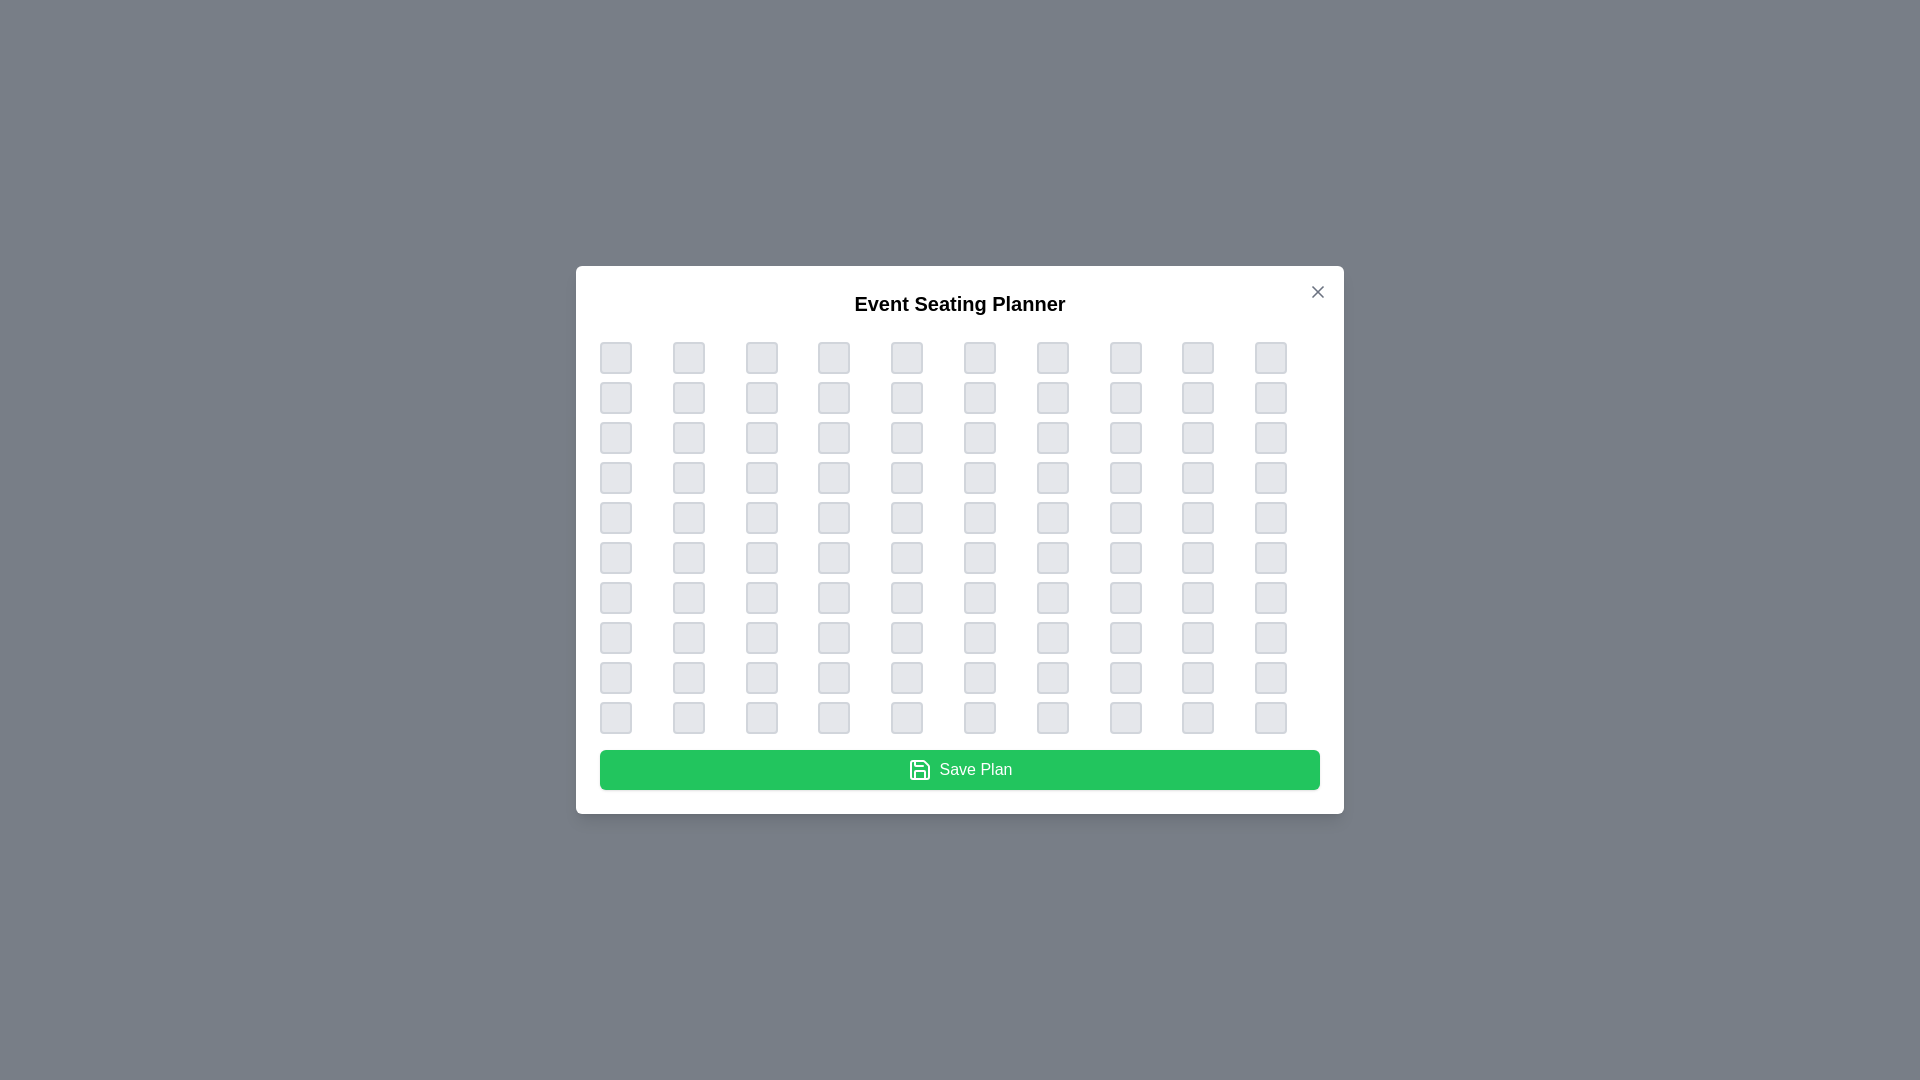  I want to click on 'Close' button located at the top-right corner of the dialog, so click(1318, 292).